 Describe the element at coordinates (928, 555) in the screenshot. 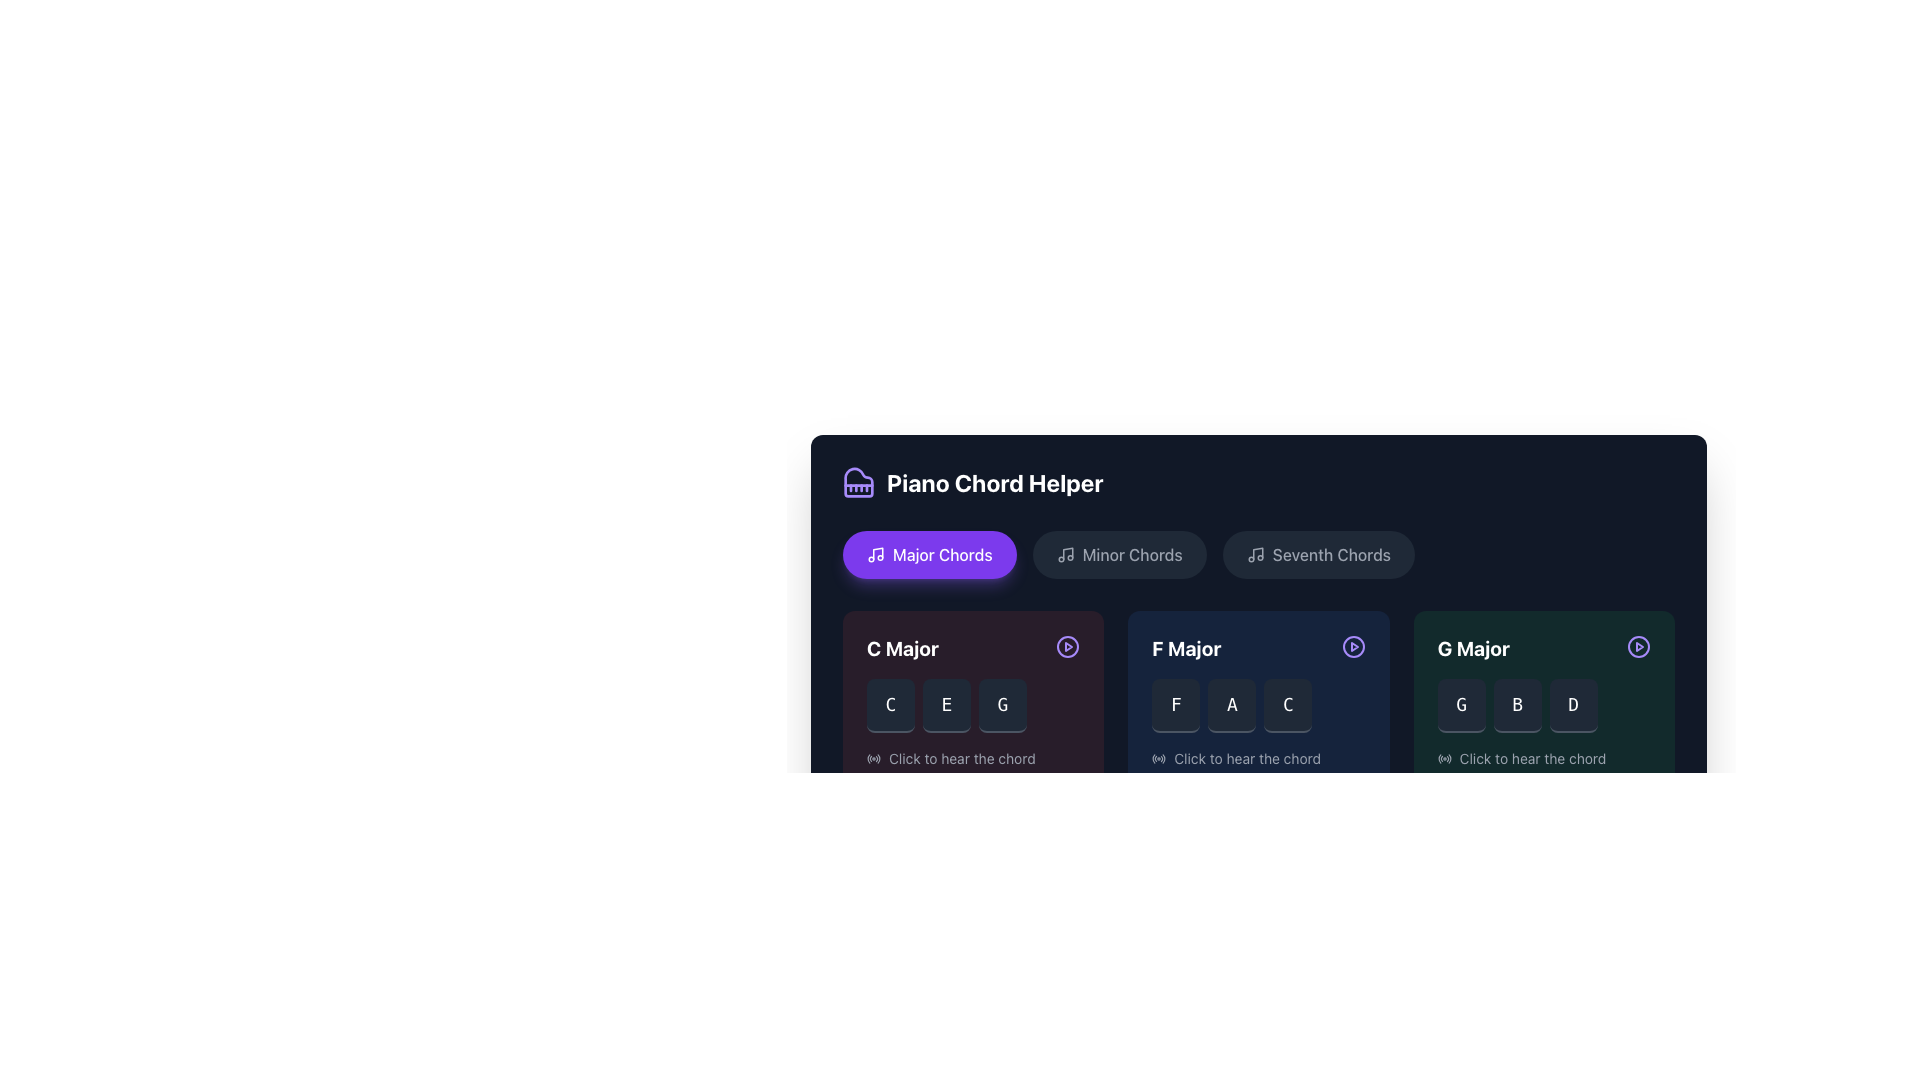

I see `the first button labeled 'Major Chords' in the horizontal row of buttons under the 'Piano Chord Helper' title` at that location.